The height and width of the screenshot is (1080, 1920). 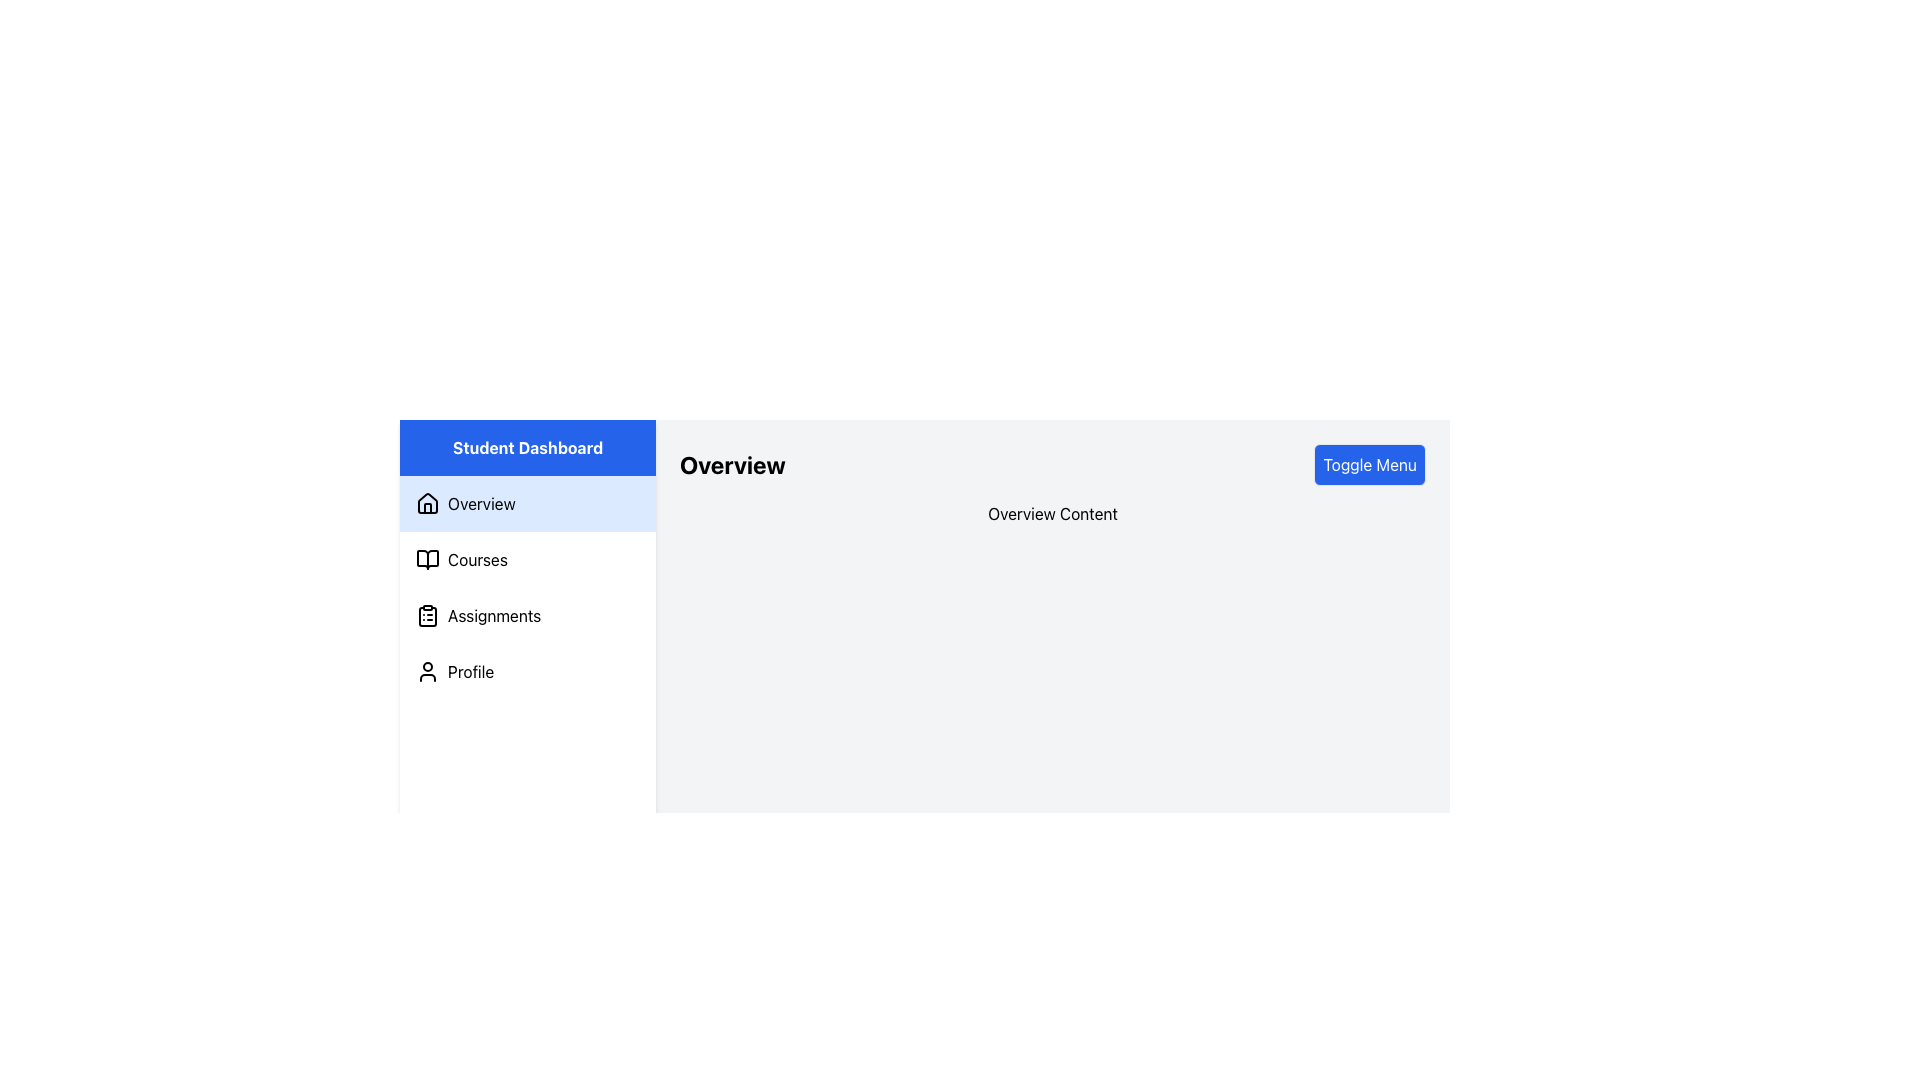 What do you see at coordinates (1051, 512) in the screenshot?
I see `the label that serves as a header or title for the content section, positioned below the 'Overview' heading and above the main body content` at bounding box center [1051, 512].